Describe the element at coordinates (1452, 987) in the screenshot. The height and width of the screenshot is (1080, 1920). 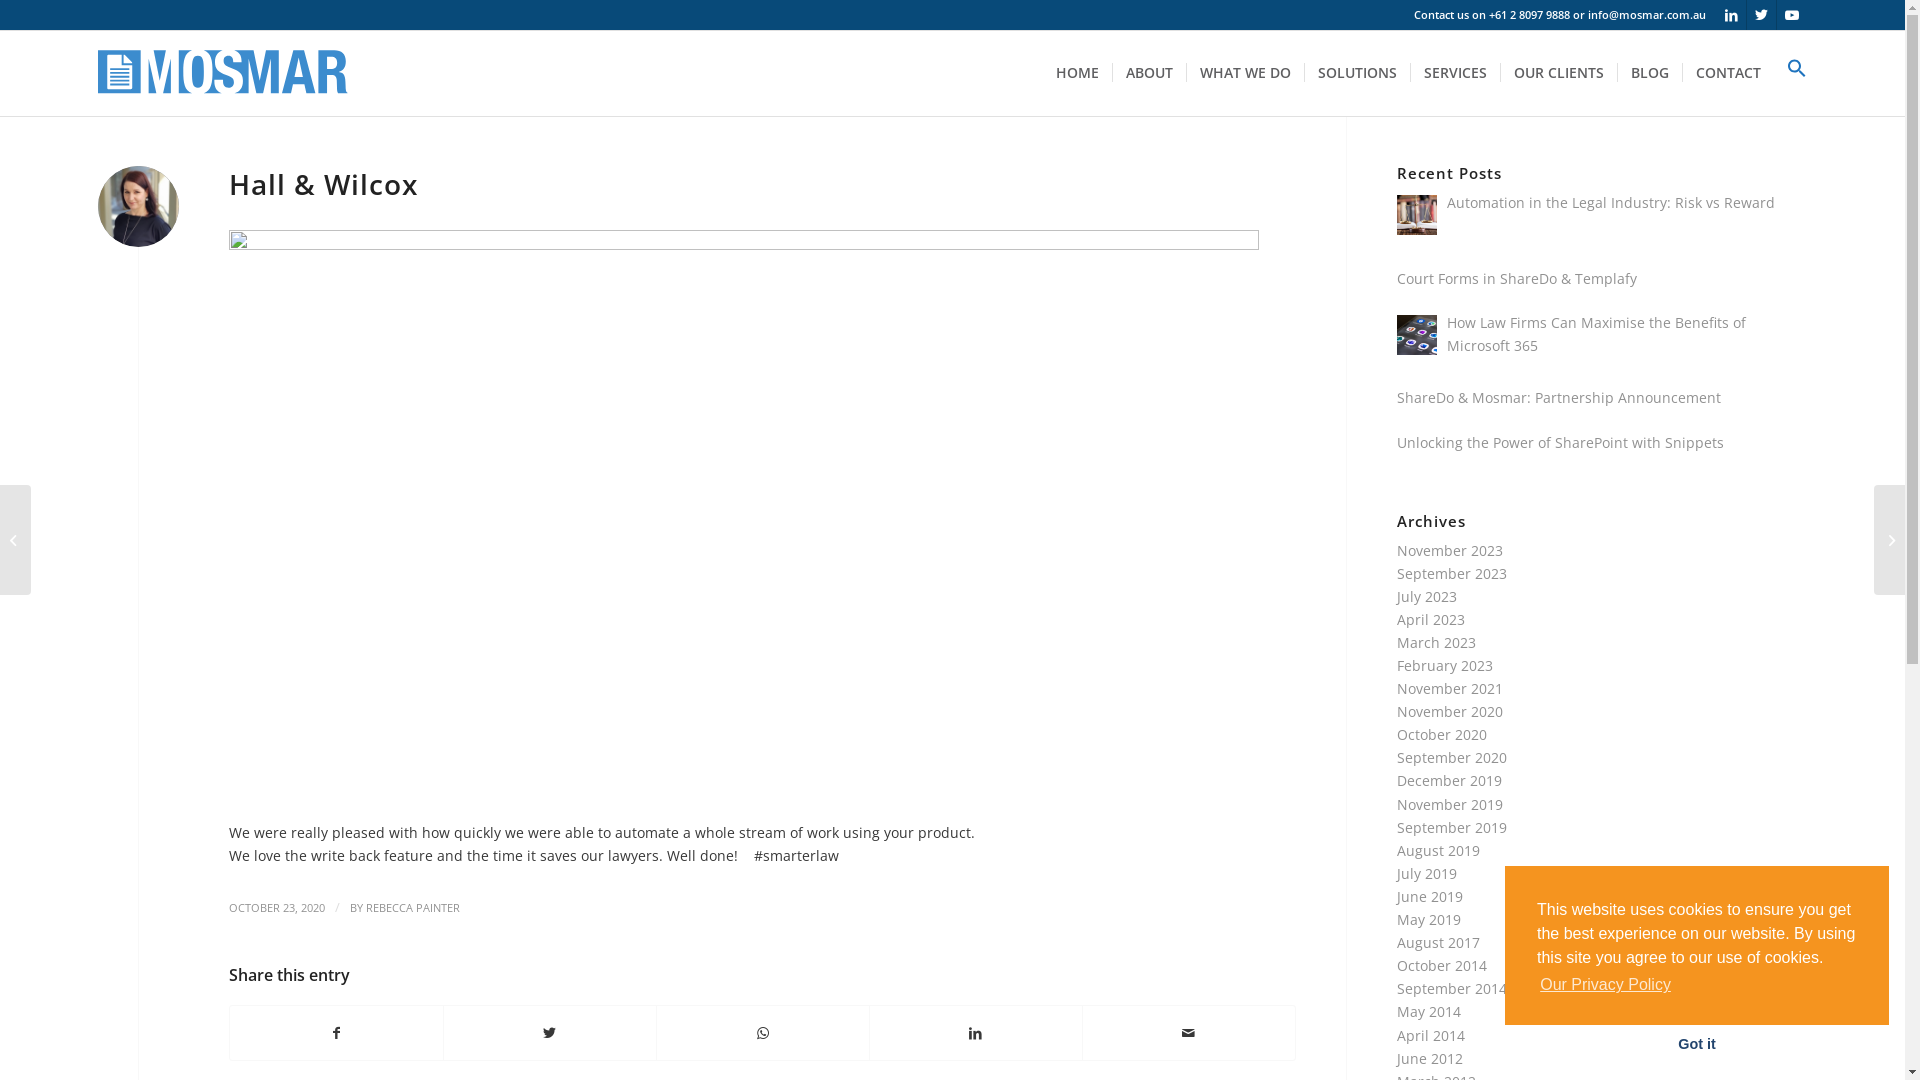
I see `'September 2014'` at that location.